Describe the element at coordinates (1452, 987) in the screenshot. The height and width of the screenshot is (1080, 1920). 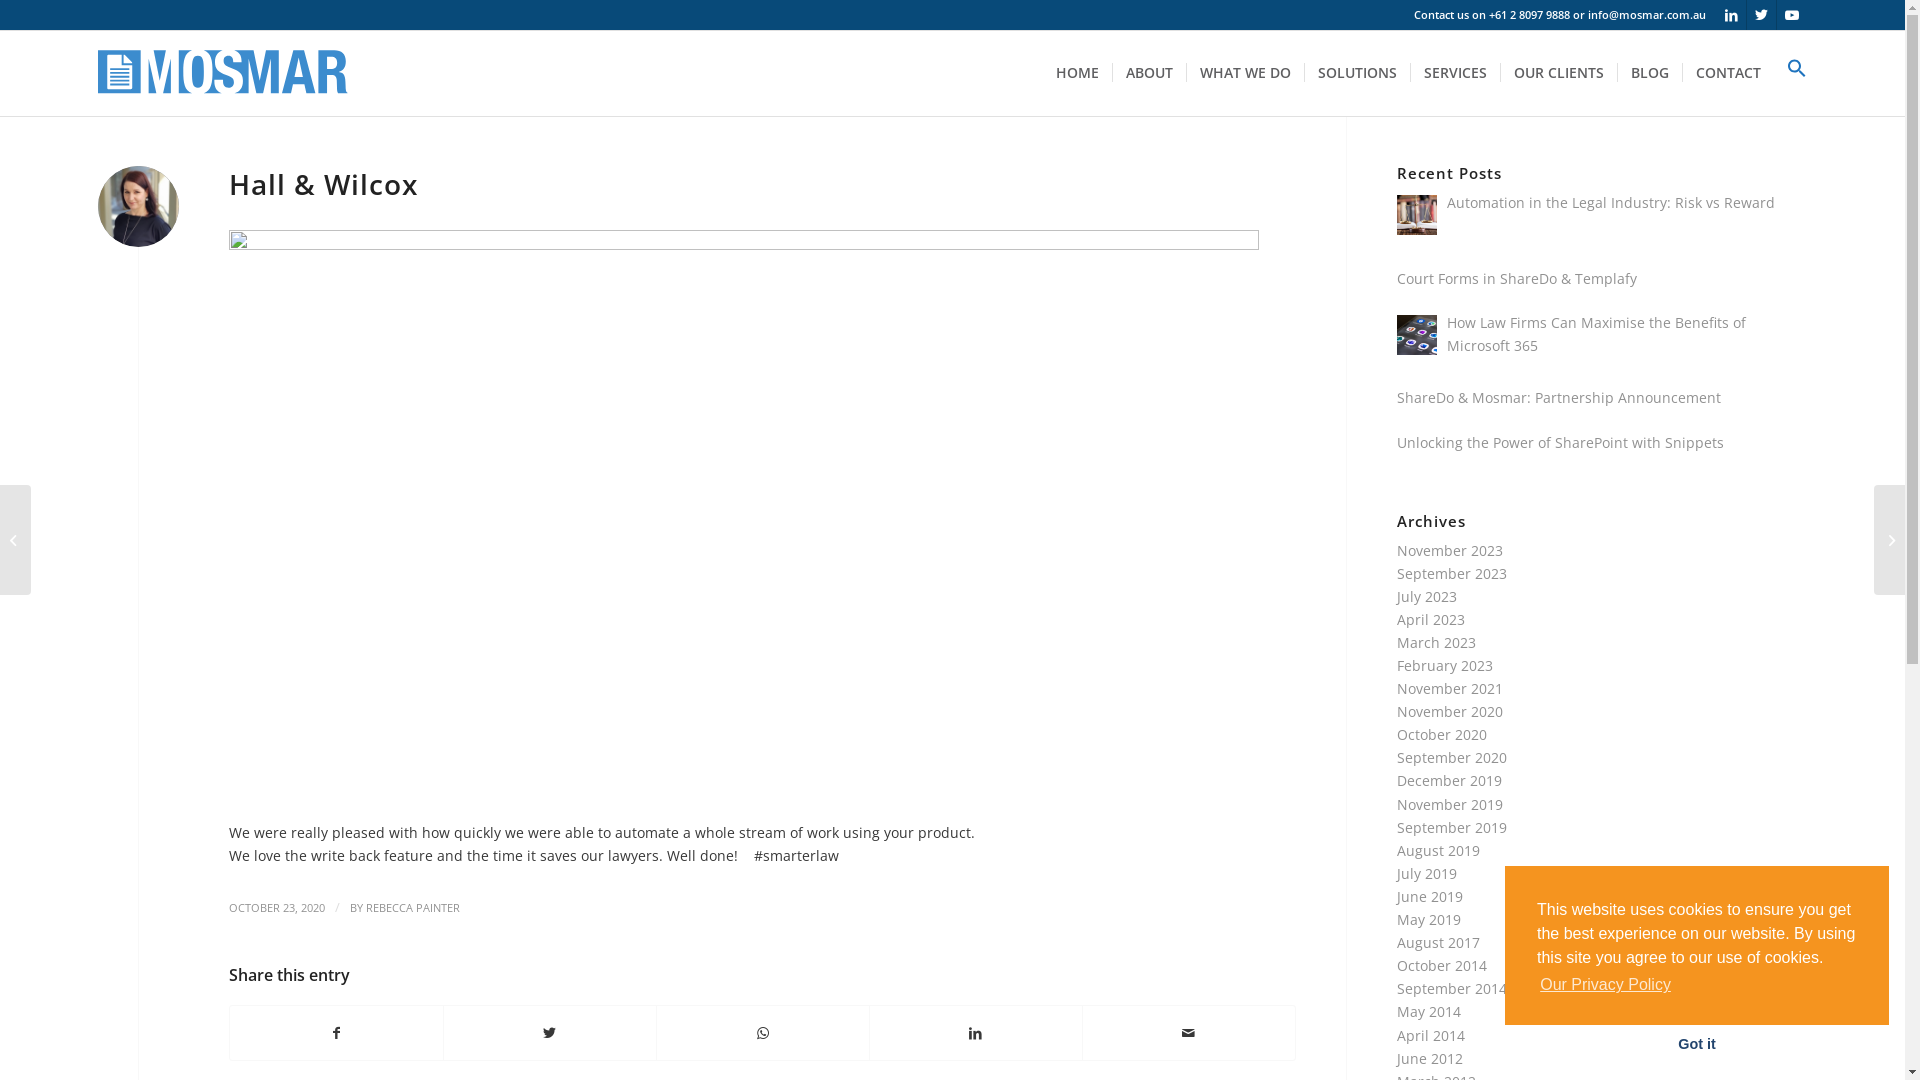
I see `'September 2014'` at that location.